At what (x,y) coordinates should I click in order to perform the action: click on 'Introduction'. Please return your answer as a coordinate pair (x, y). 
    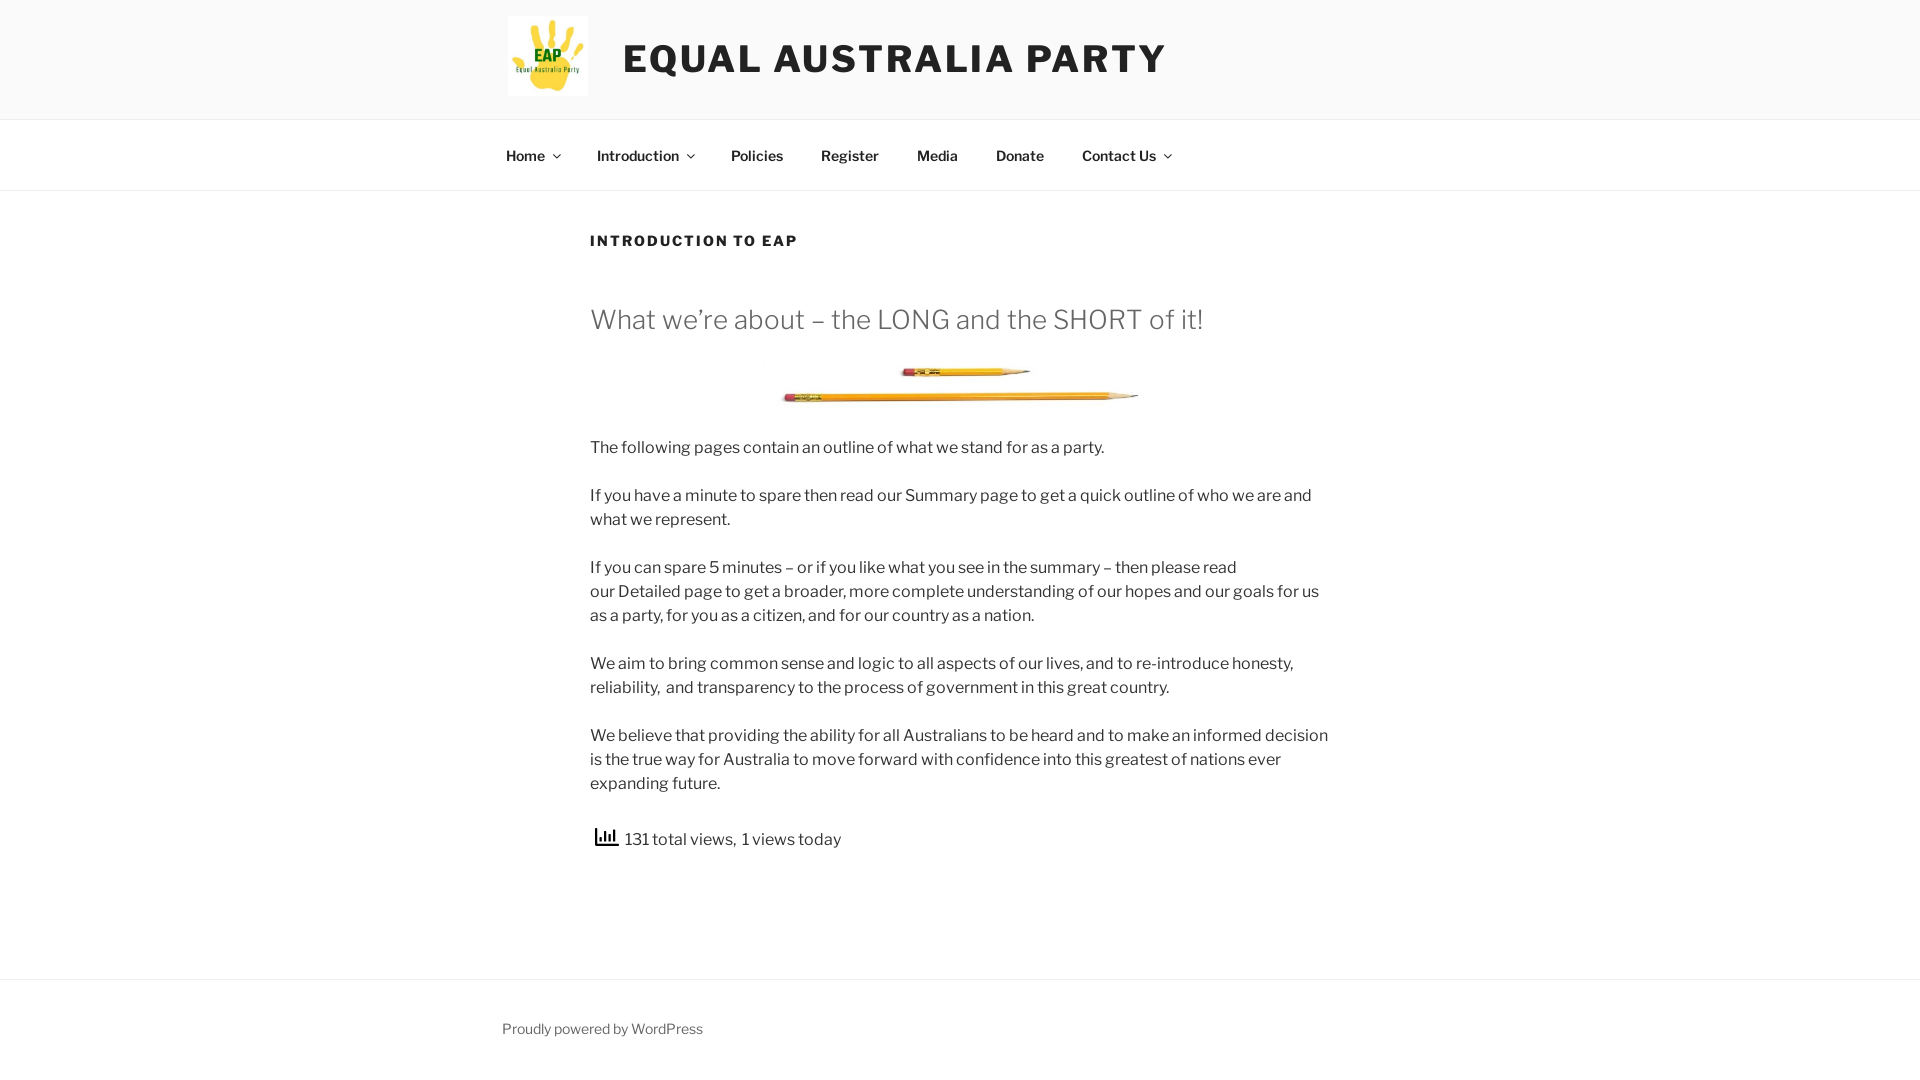
    Looking at the image, I should click on (644, 153).